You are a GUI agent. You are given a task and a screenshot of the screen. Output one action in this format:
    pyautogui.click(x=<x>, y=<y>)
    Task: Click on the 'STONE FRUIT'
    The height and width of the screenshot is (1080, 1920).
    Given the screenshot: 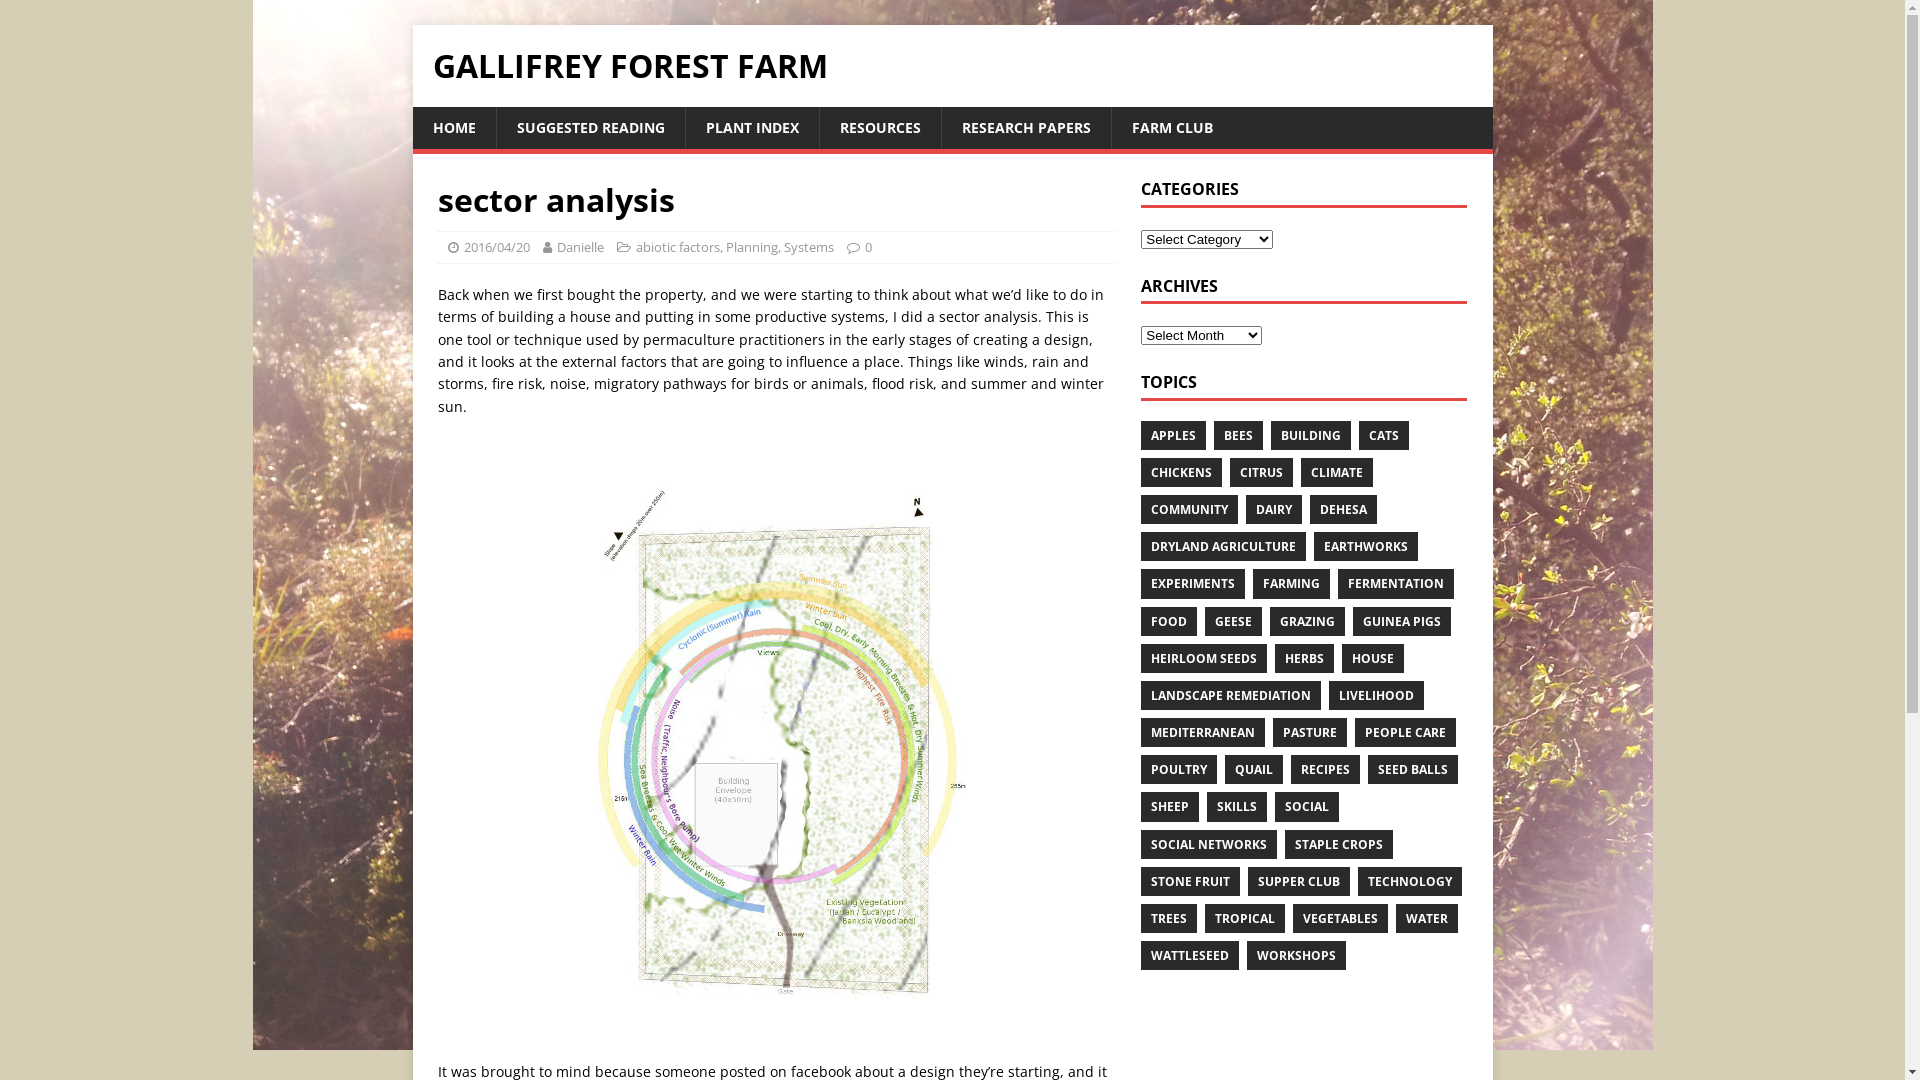 What is the action you would take?
    pyautogui.click(x=1190, y=880)
    